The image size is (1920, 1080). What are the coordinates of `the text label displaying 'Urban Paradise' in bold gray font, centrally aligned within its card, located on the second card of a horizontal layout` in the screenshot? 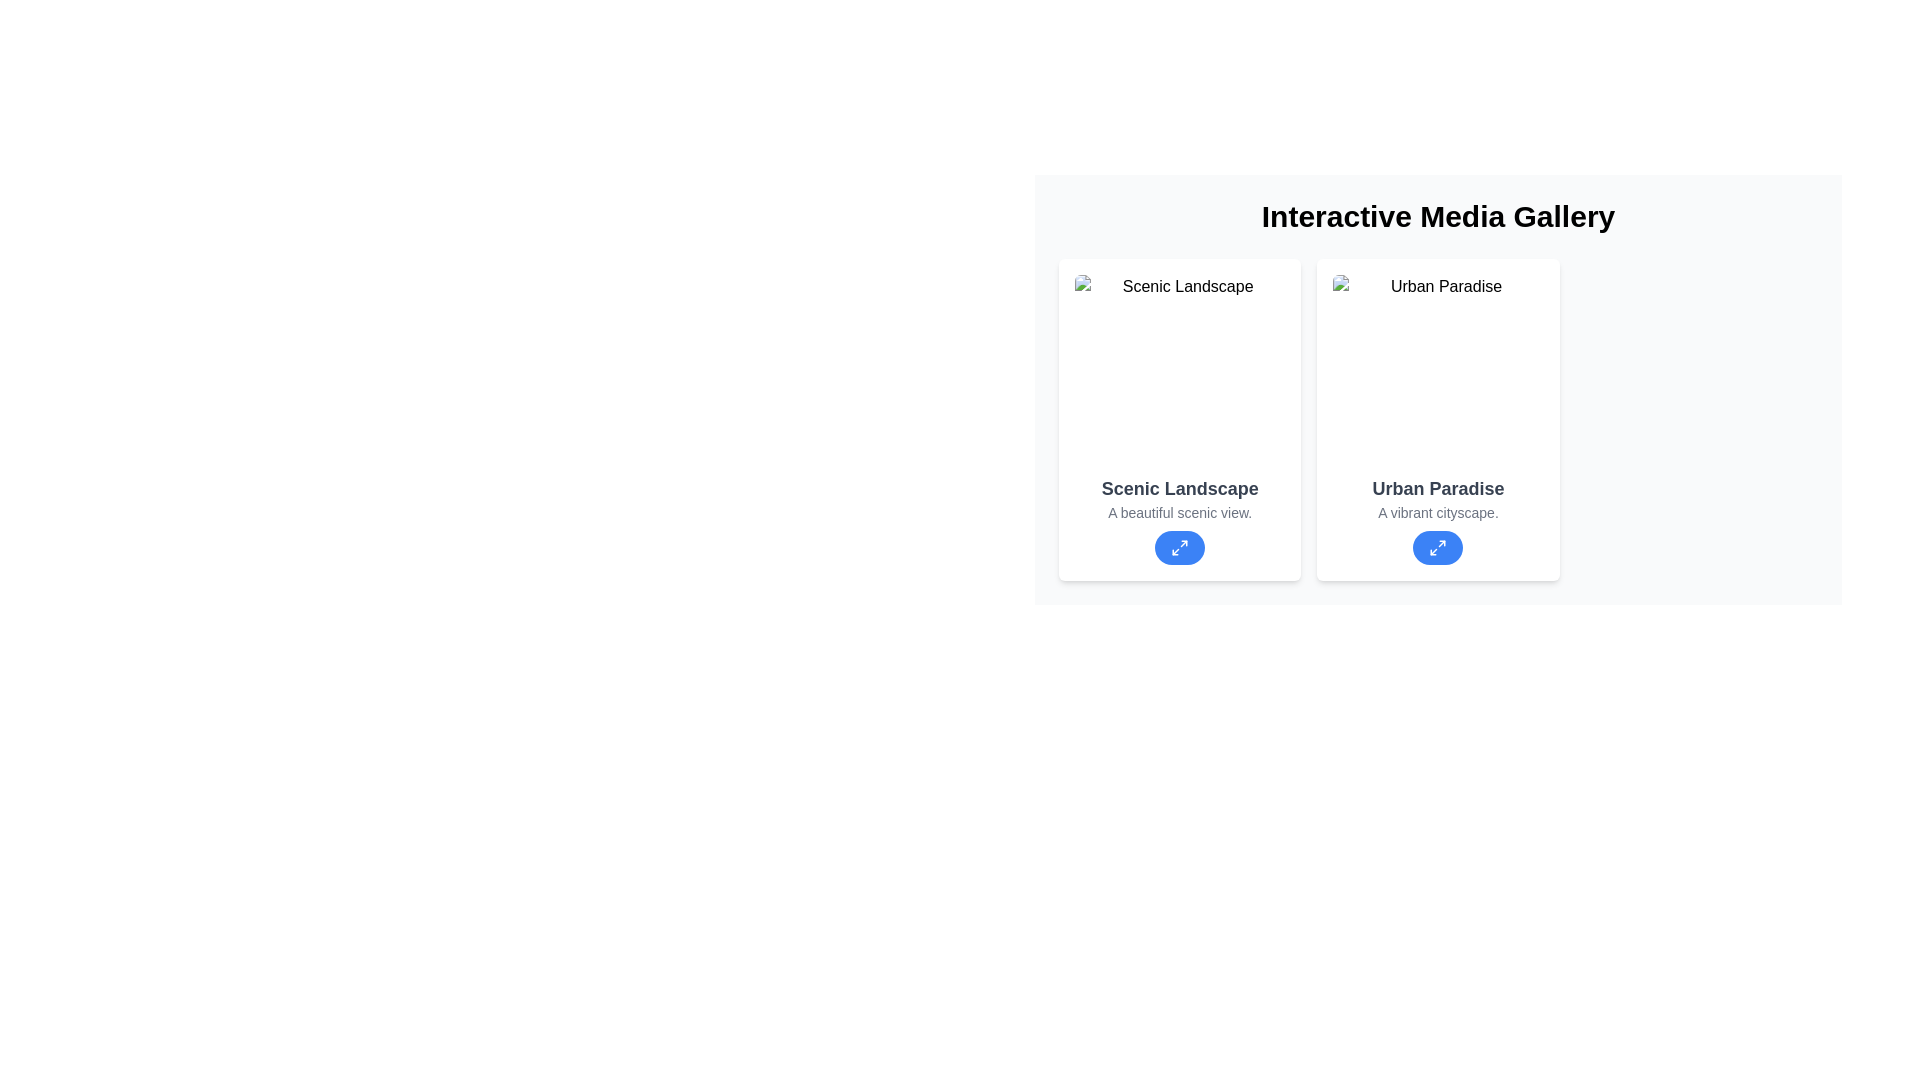 It's located at (1437, 489).